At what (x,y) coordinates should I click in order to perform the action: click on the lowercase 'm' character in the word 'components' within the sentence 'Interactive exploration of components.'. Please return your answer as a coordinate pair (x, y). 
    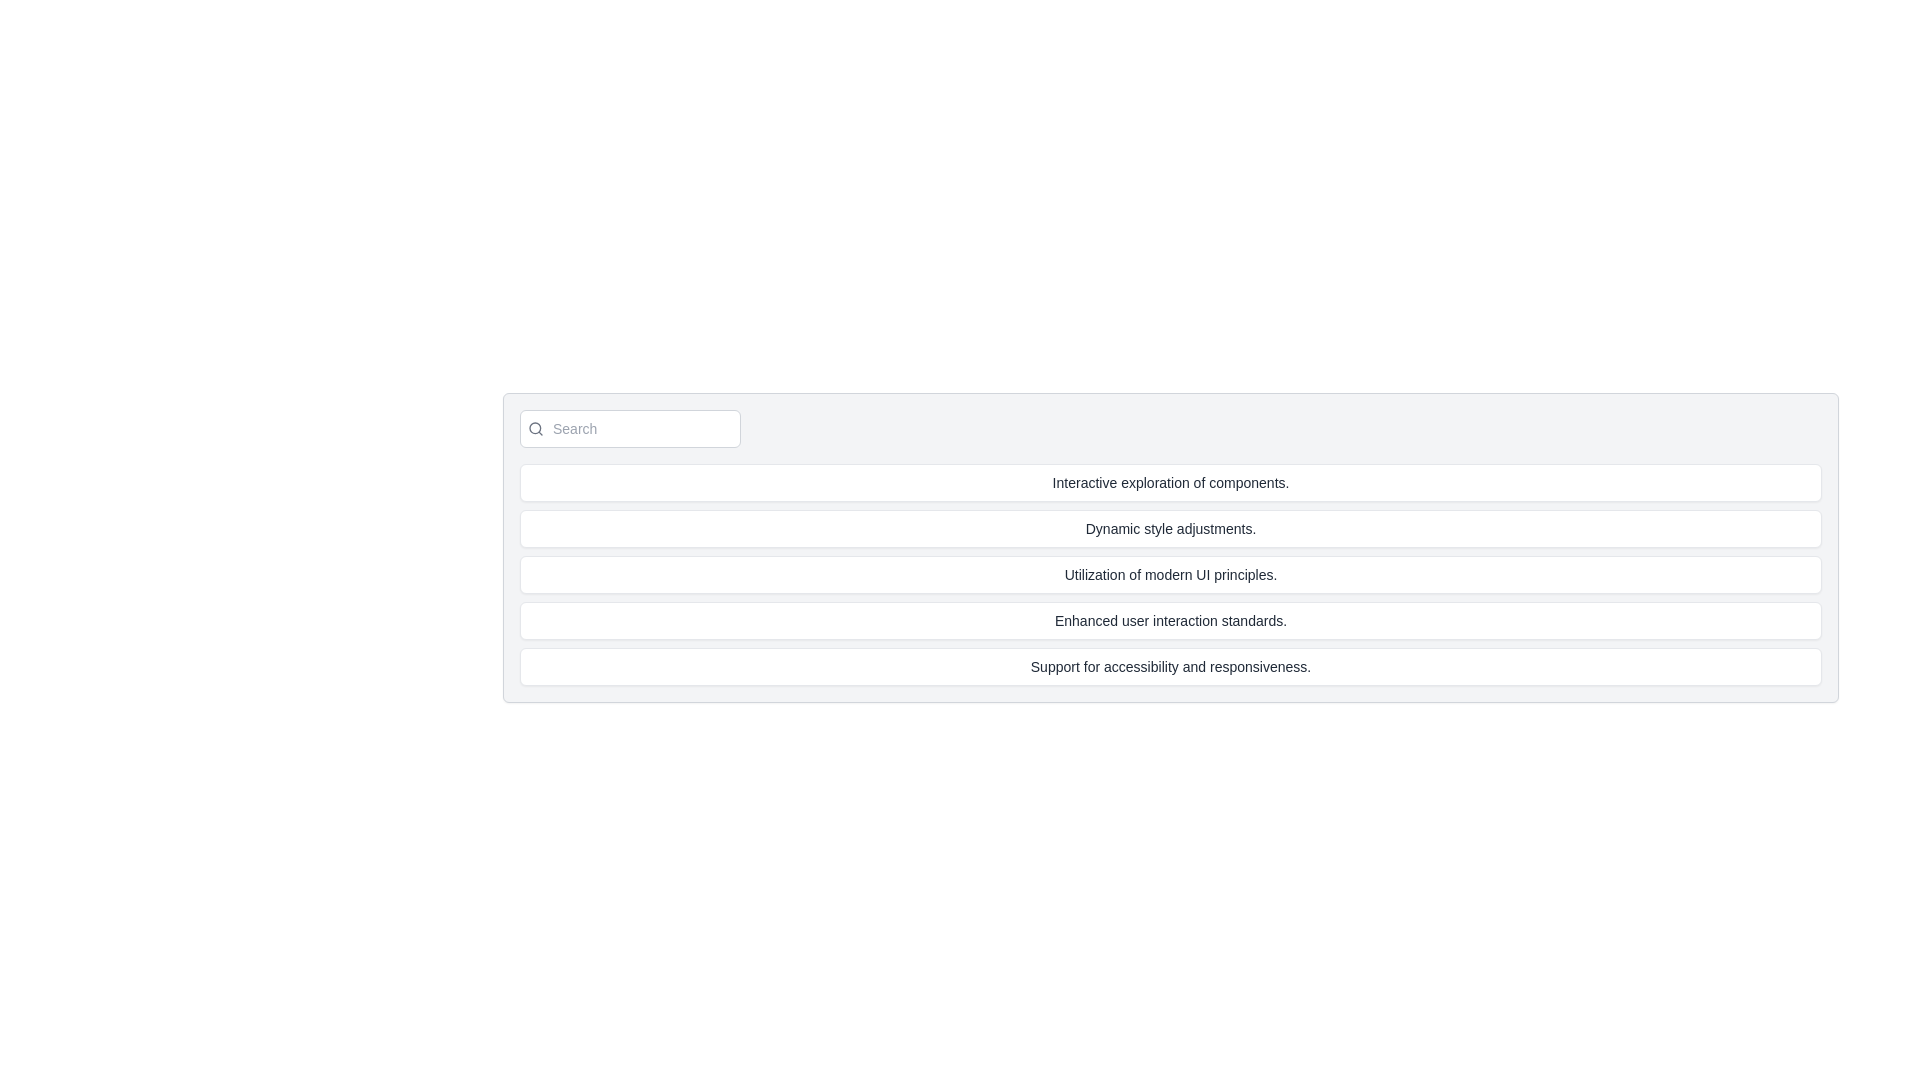
    Looking at the image, I should click on (1228, 482).